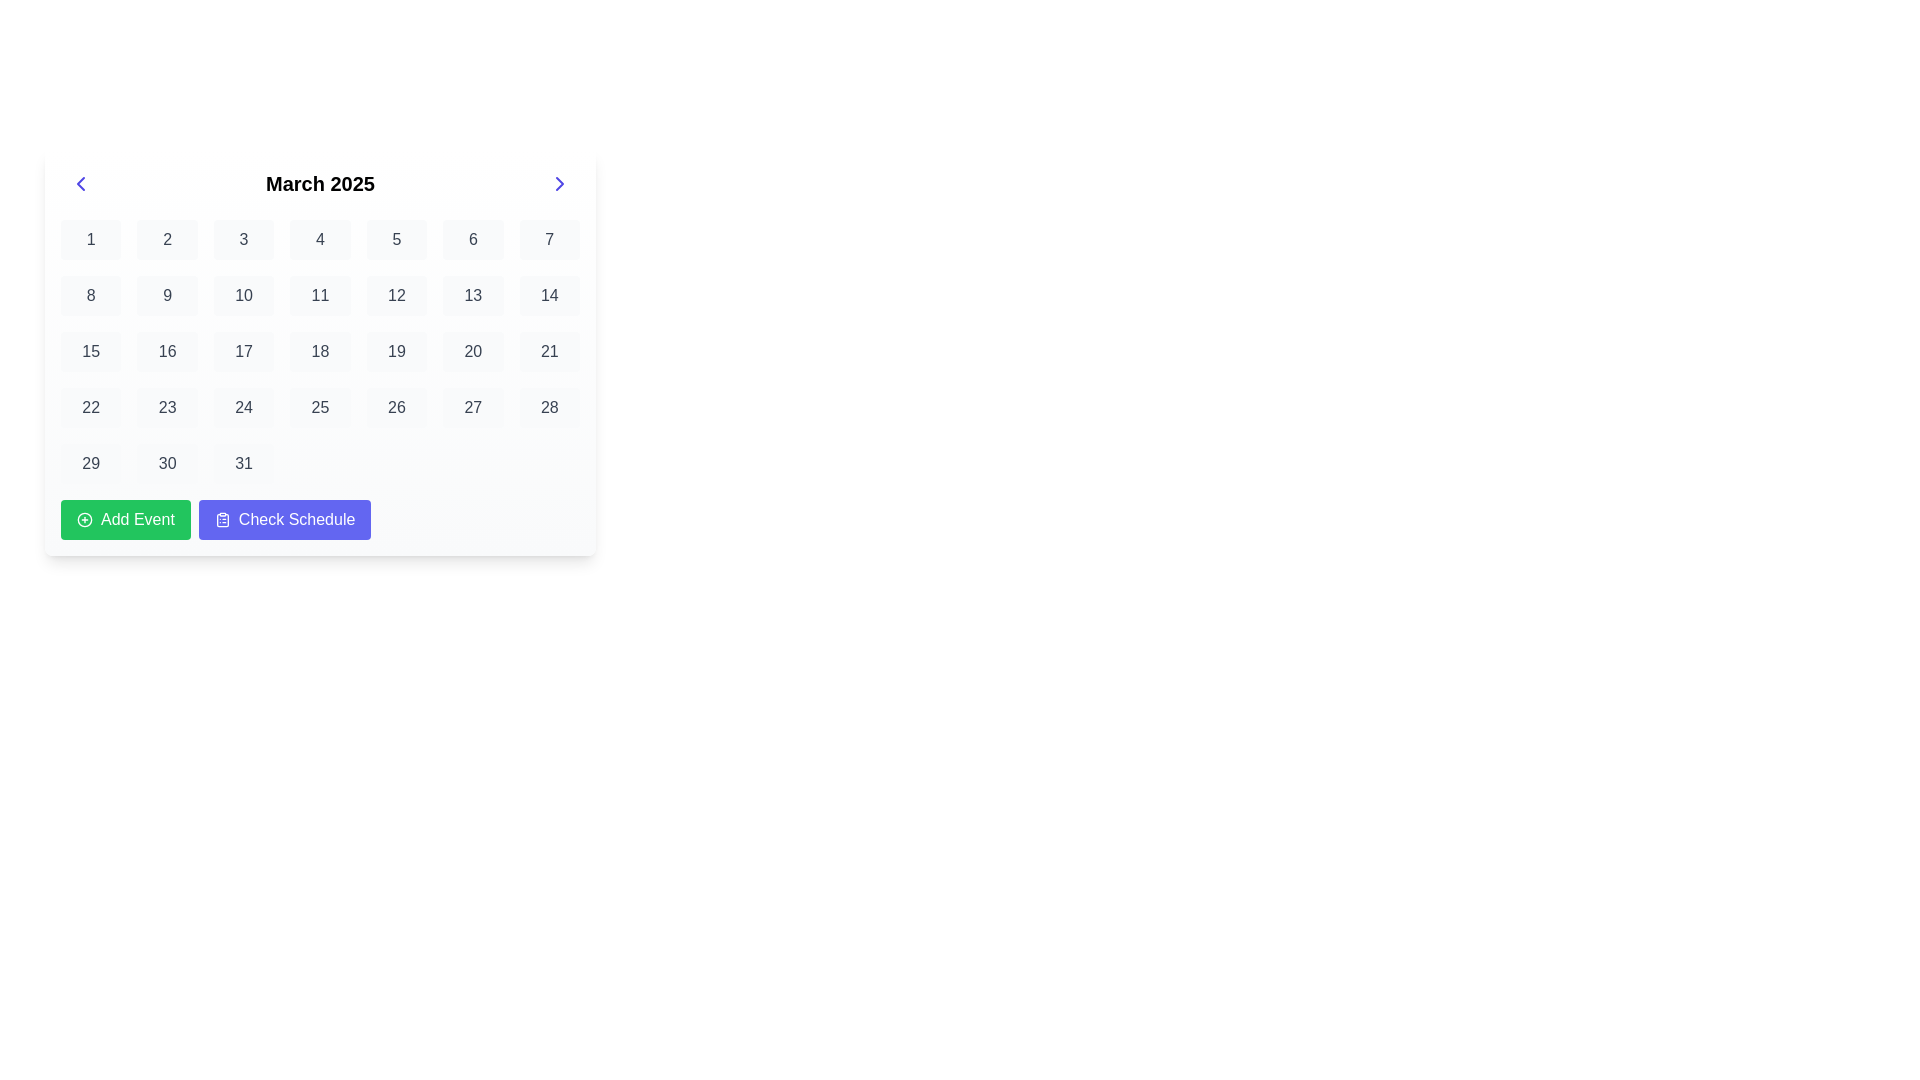 This screenshot has width=1920, height=1080. What do you see at coordinates (320, 407) in the screenshot?
I see `the Day cell in the calendar grid for March 2025, which is the light gray box containing the number '25'` at bounding box center [320, 407].